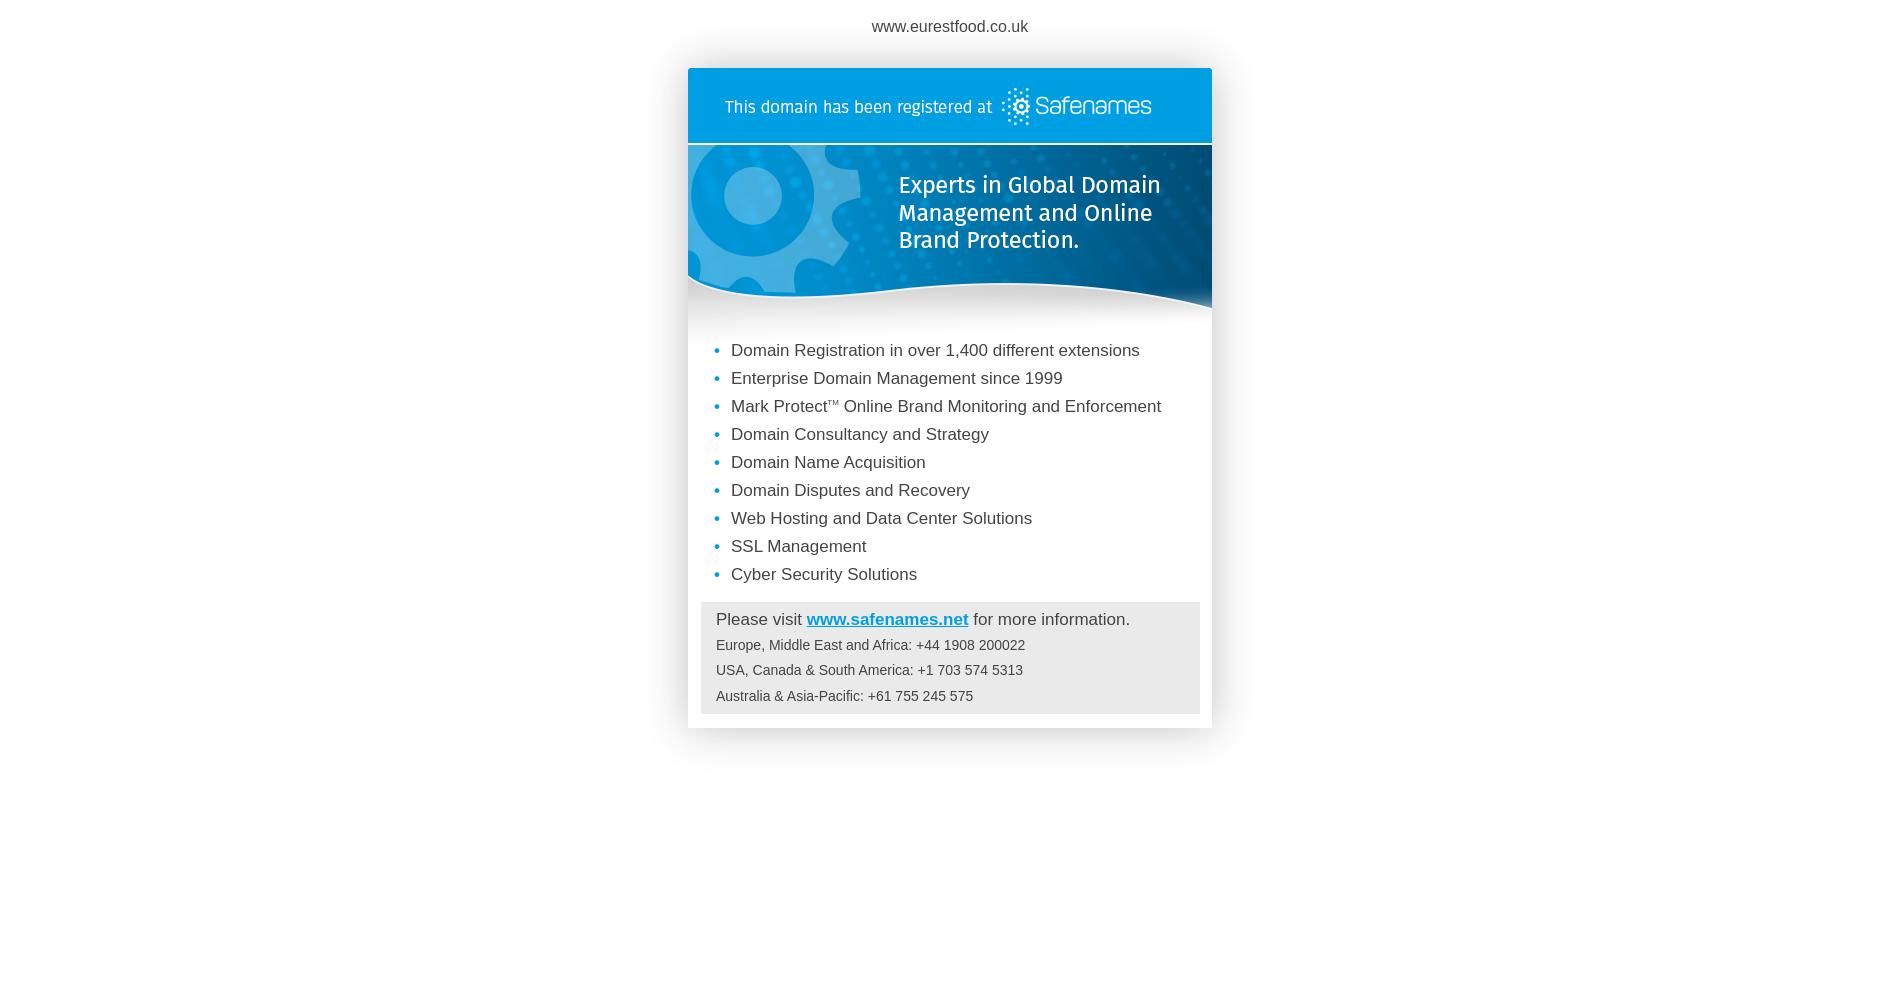  I want to click on 'Online Brand Monitoring and Enforcement', so click(999, 405).